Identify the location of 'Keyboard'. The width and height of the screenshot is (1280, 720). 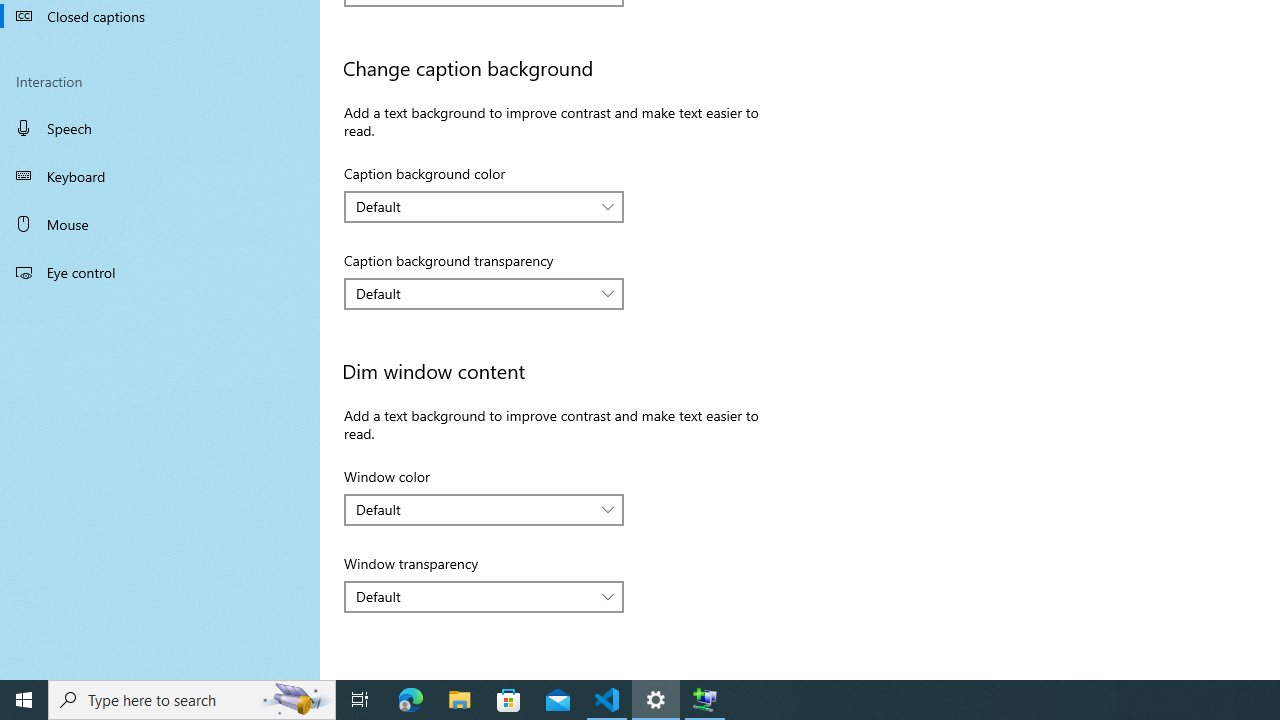
(160, 175).